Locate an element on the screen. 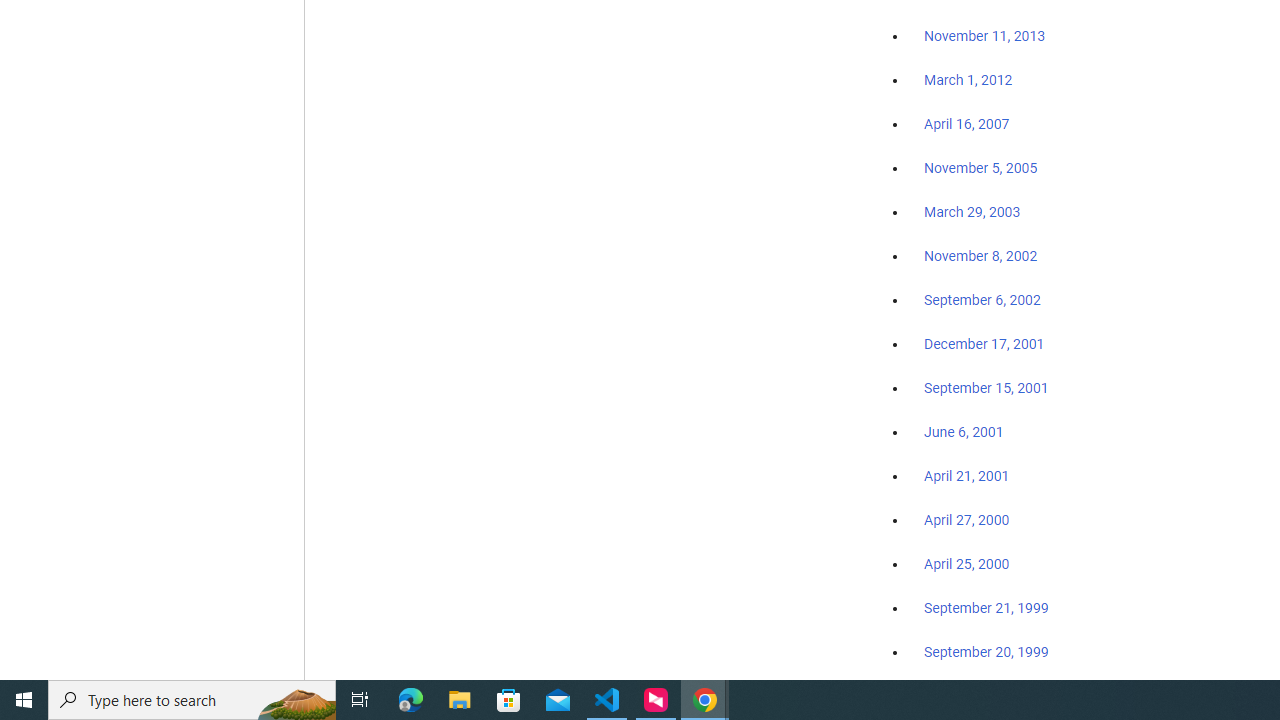 The height and width of the screenshot is (720, 1280). 'September 6, 2002' is located at coordinates (982, 299).